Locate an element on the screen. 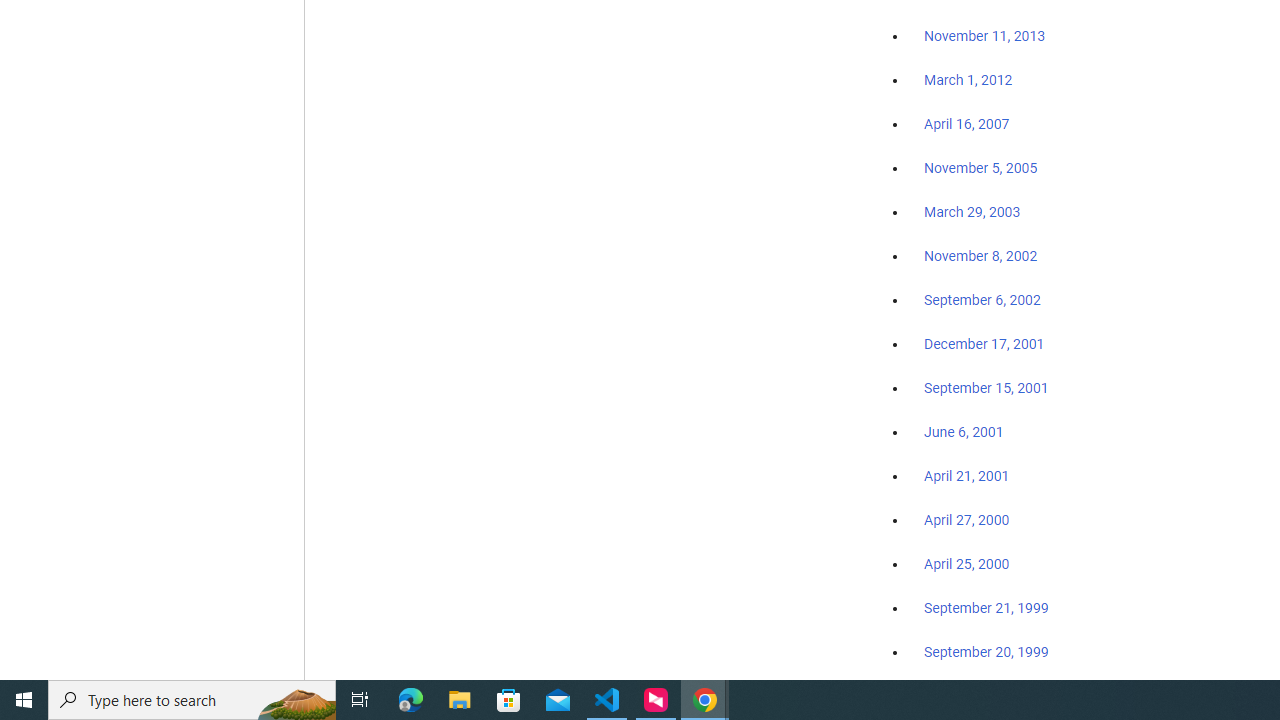 The height and width of the screenshot is (720, 1280). 'September 6, 2002' is located at coordinates (982, 299).